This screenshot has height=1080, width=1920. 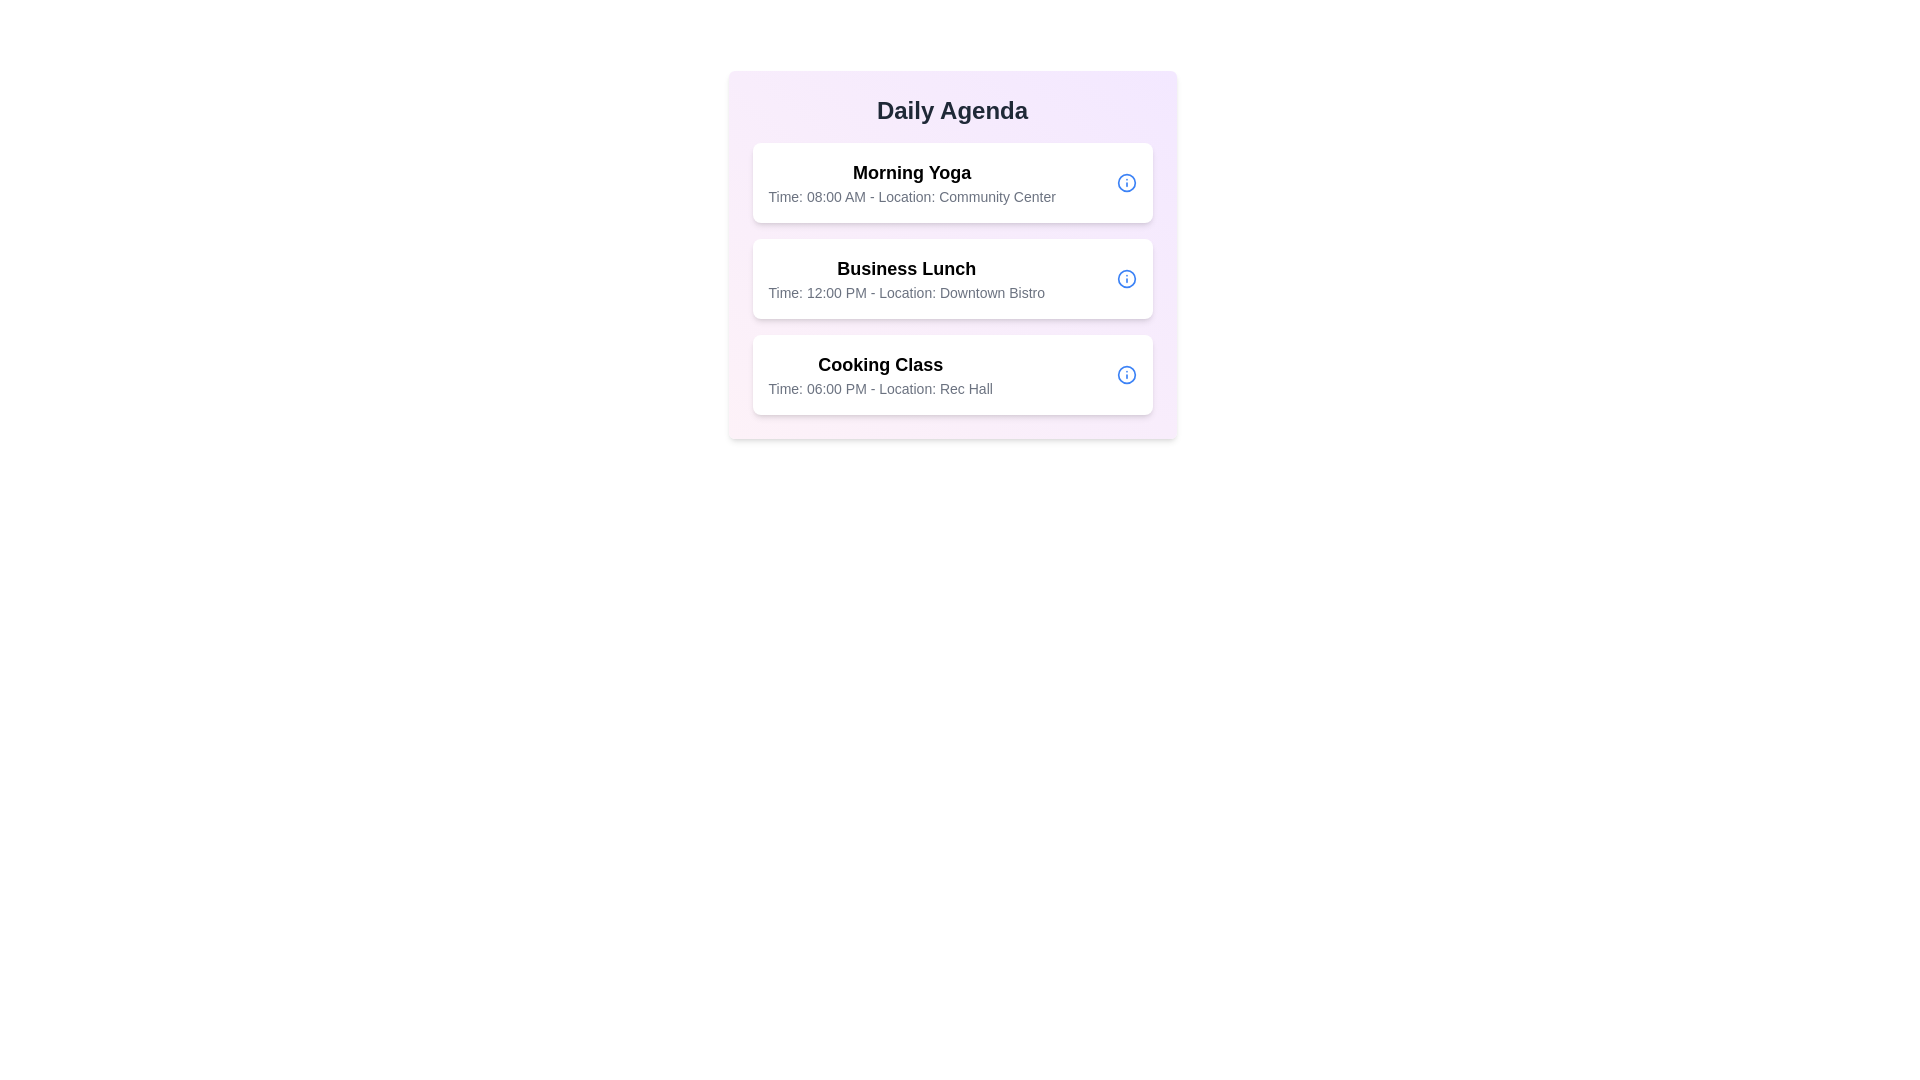 What do you see at coordinates (1126, 278) in the screenshot?
I see `the information button for the activity Business Lunch` at bounding box center [1126, 278].